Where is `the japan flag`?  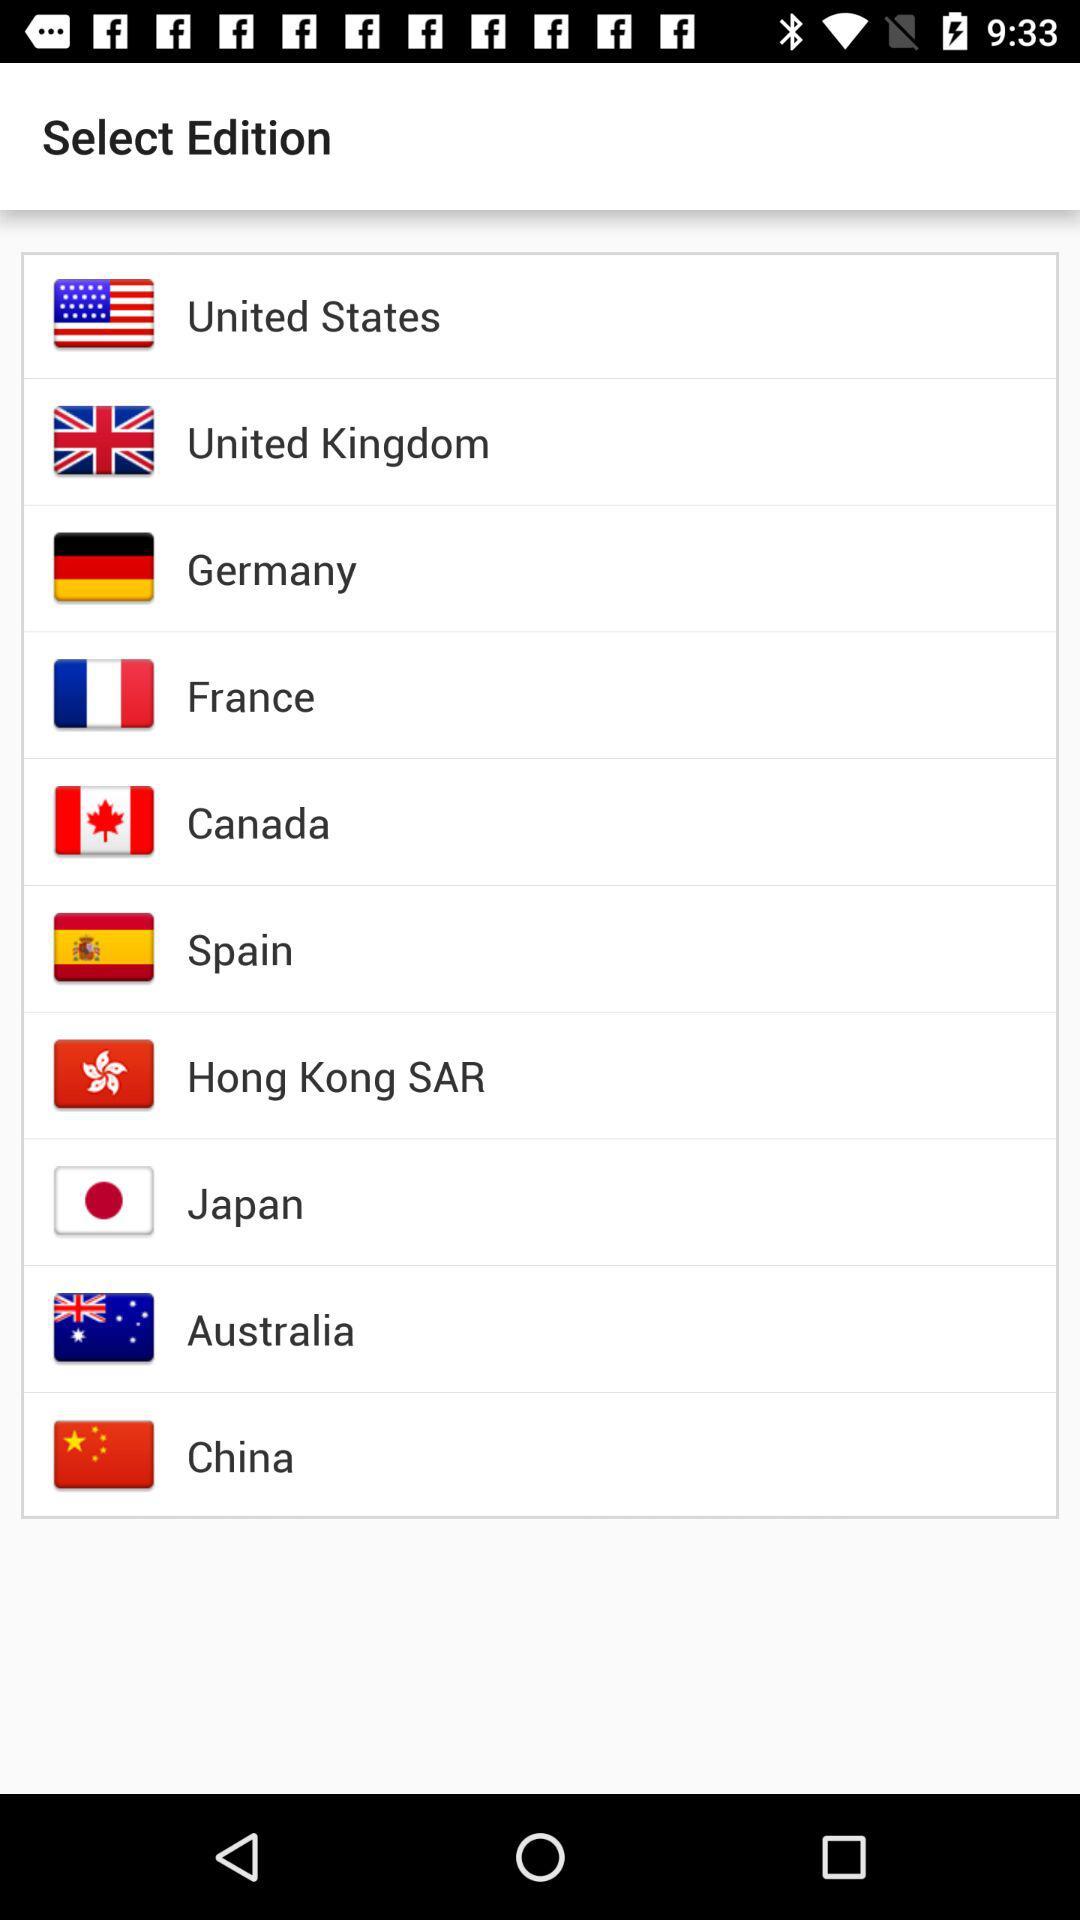
the japan flag is located at coordinates (104, 1201).